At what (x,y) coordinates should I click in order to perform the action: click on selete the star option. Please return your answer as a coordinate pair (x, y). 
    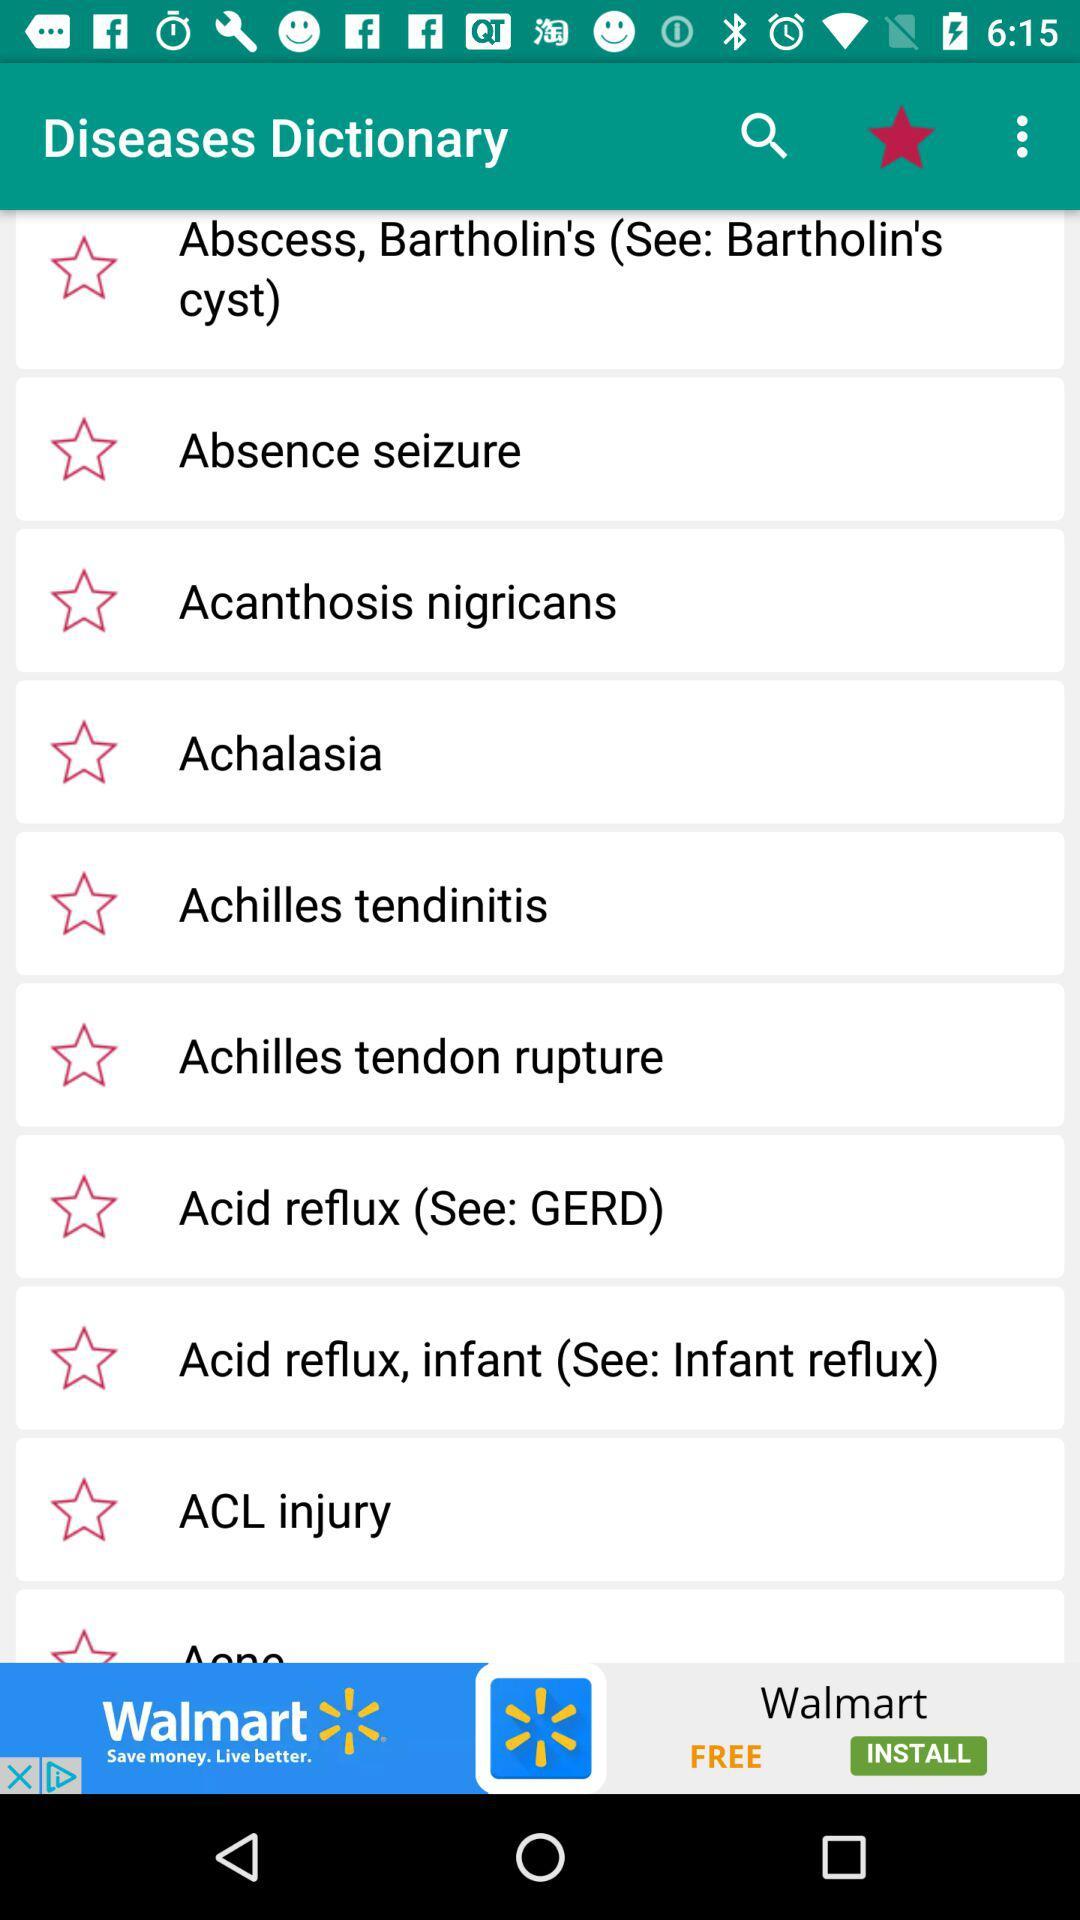
    Looking at the image, I should click on (83, 1640).